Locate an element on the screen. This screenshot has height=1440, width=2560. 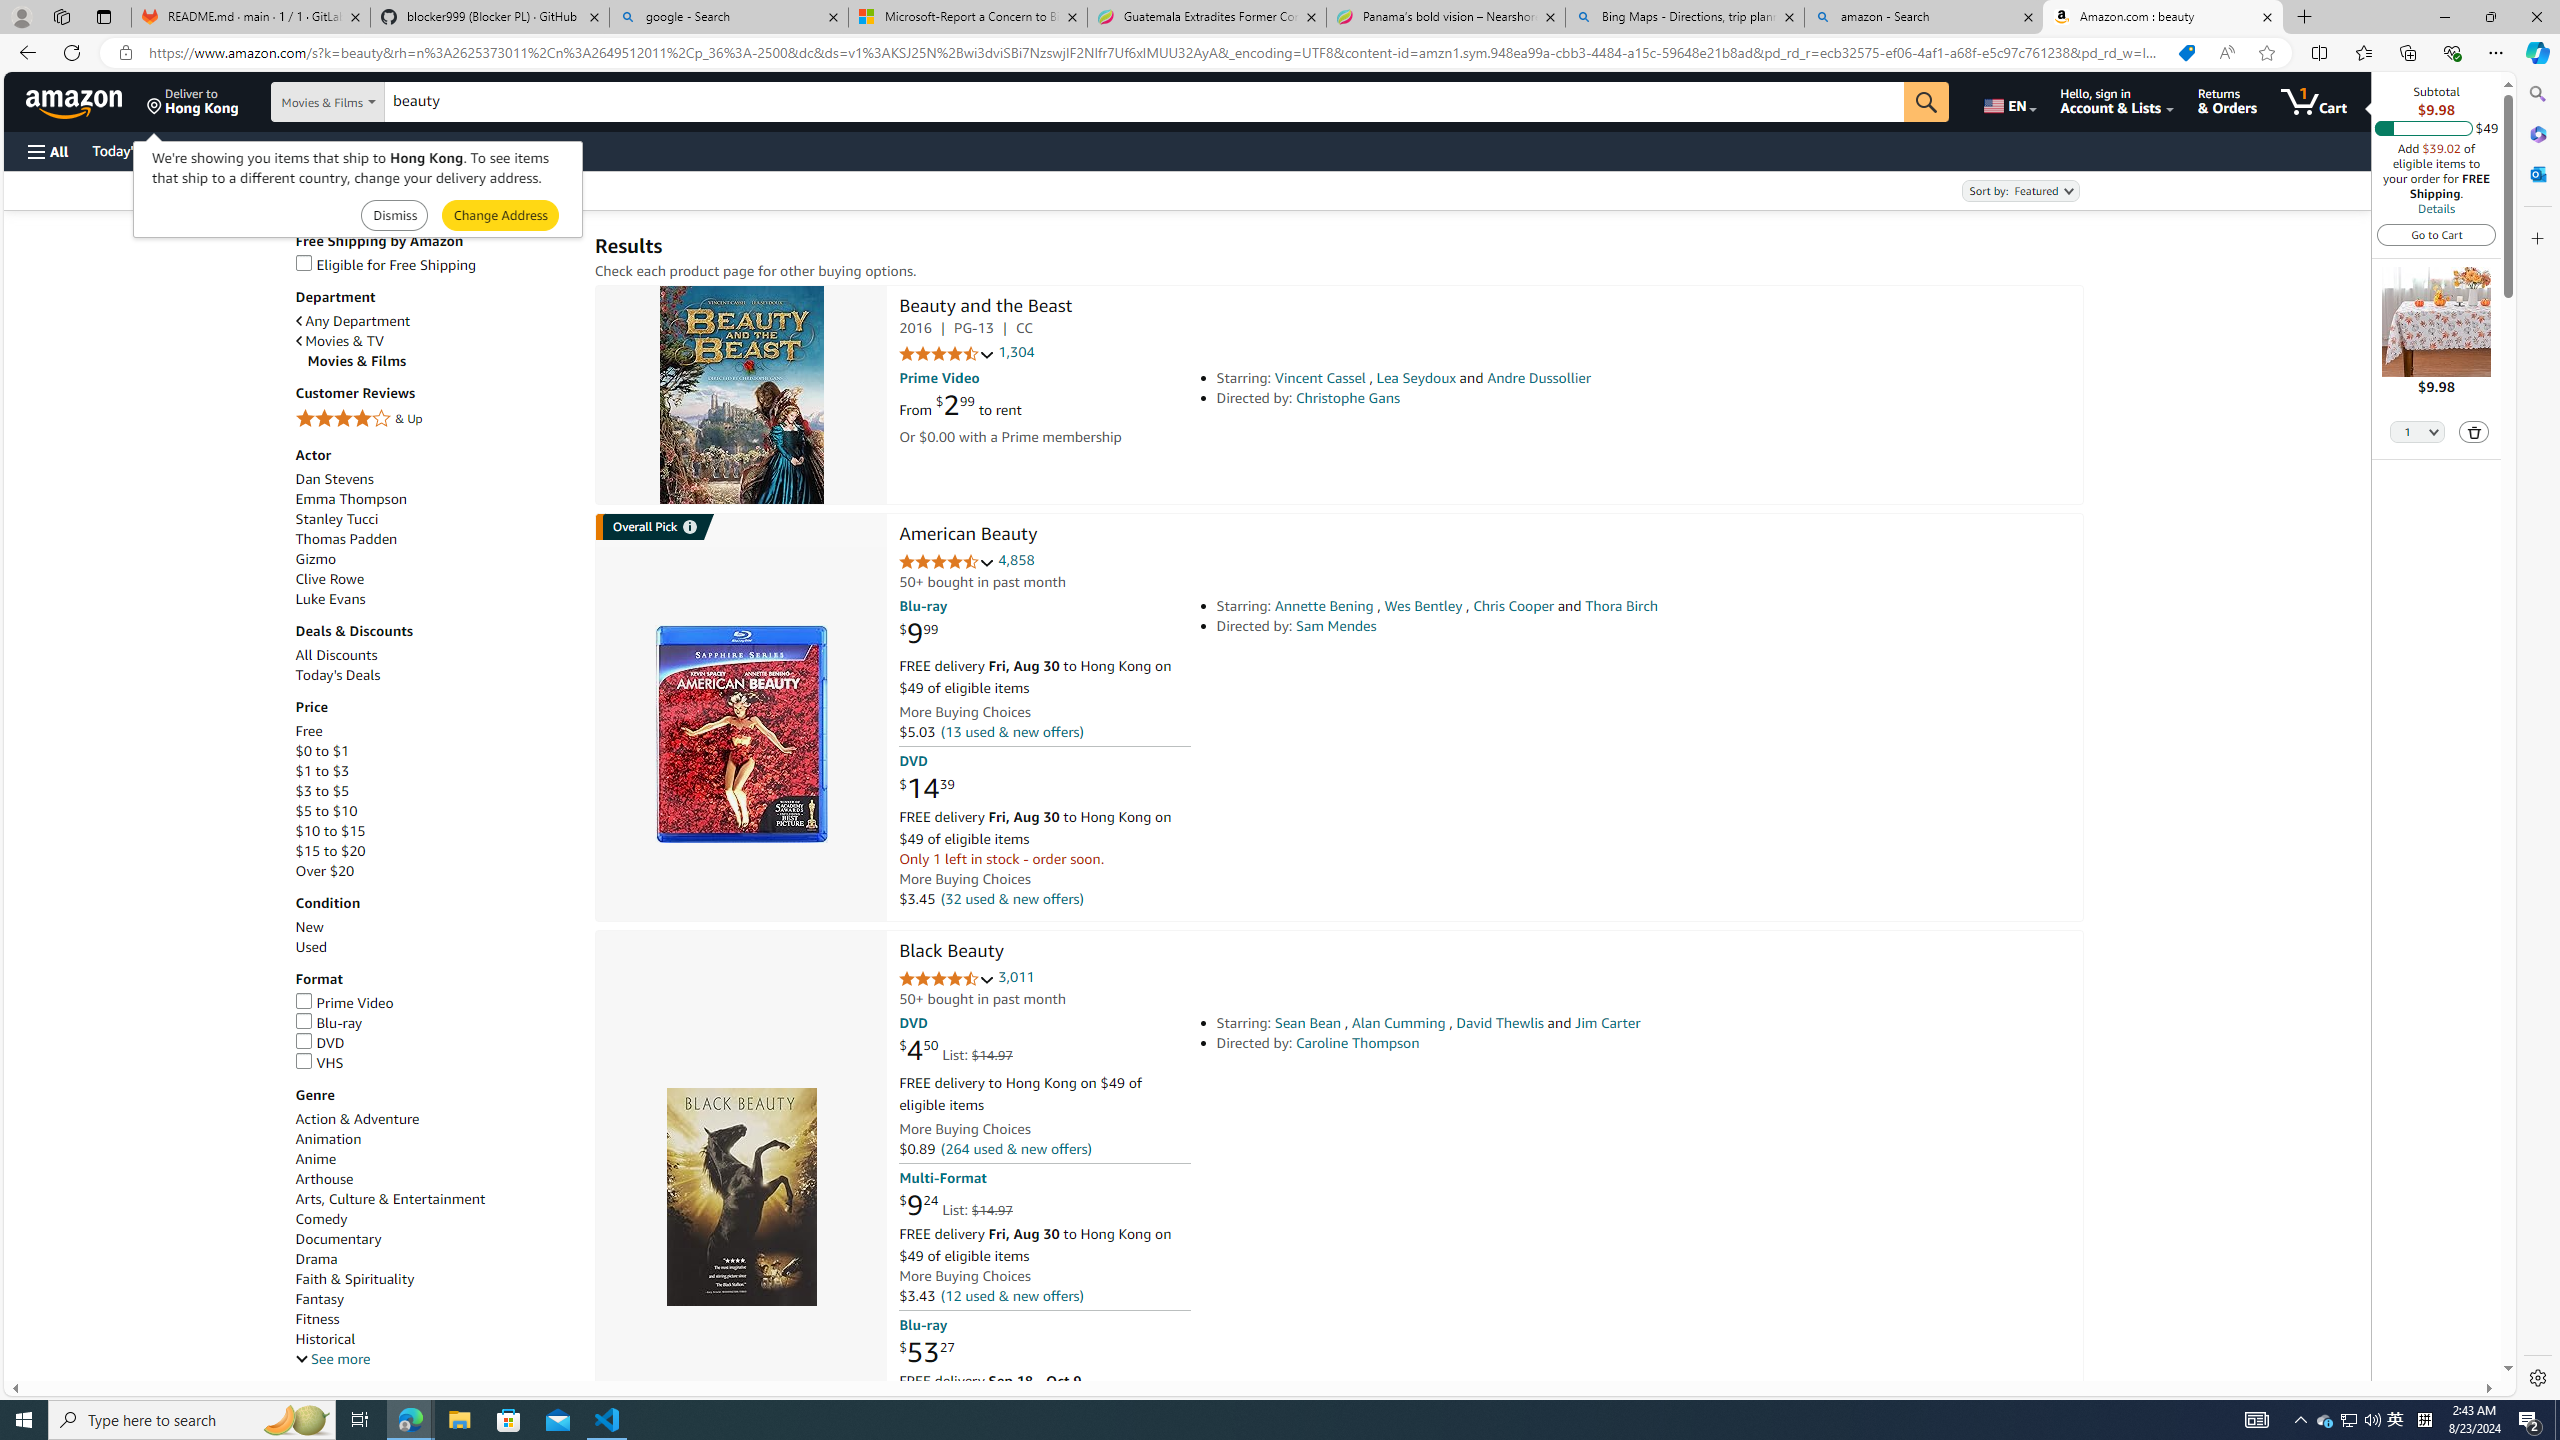
'Hello, sign in Account & Lists' is located at coordinates (2116, 100).